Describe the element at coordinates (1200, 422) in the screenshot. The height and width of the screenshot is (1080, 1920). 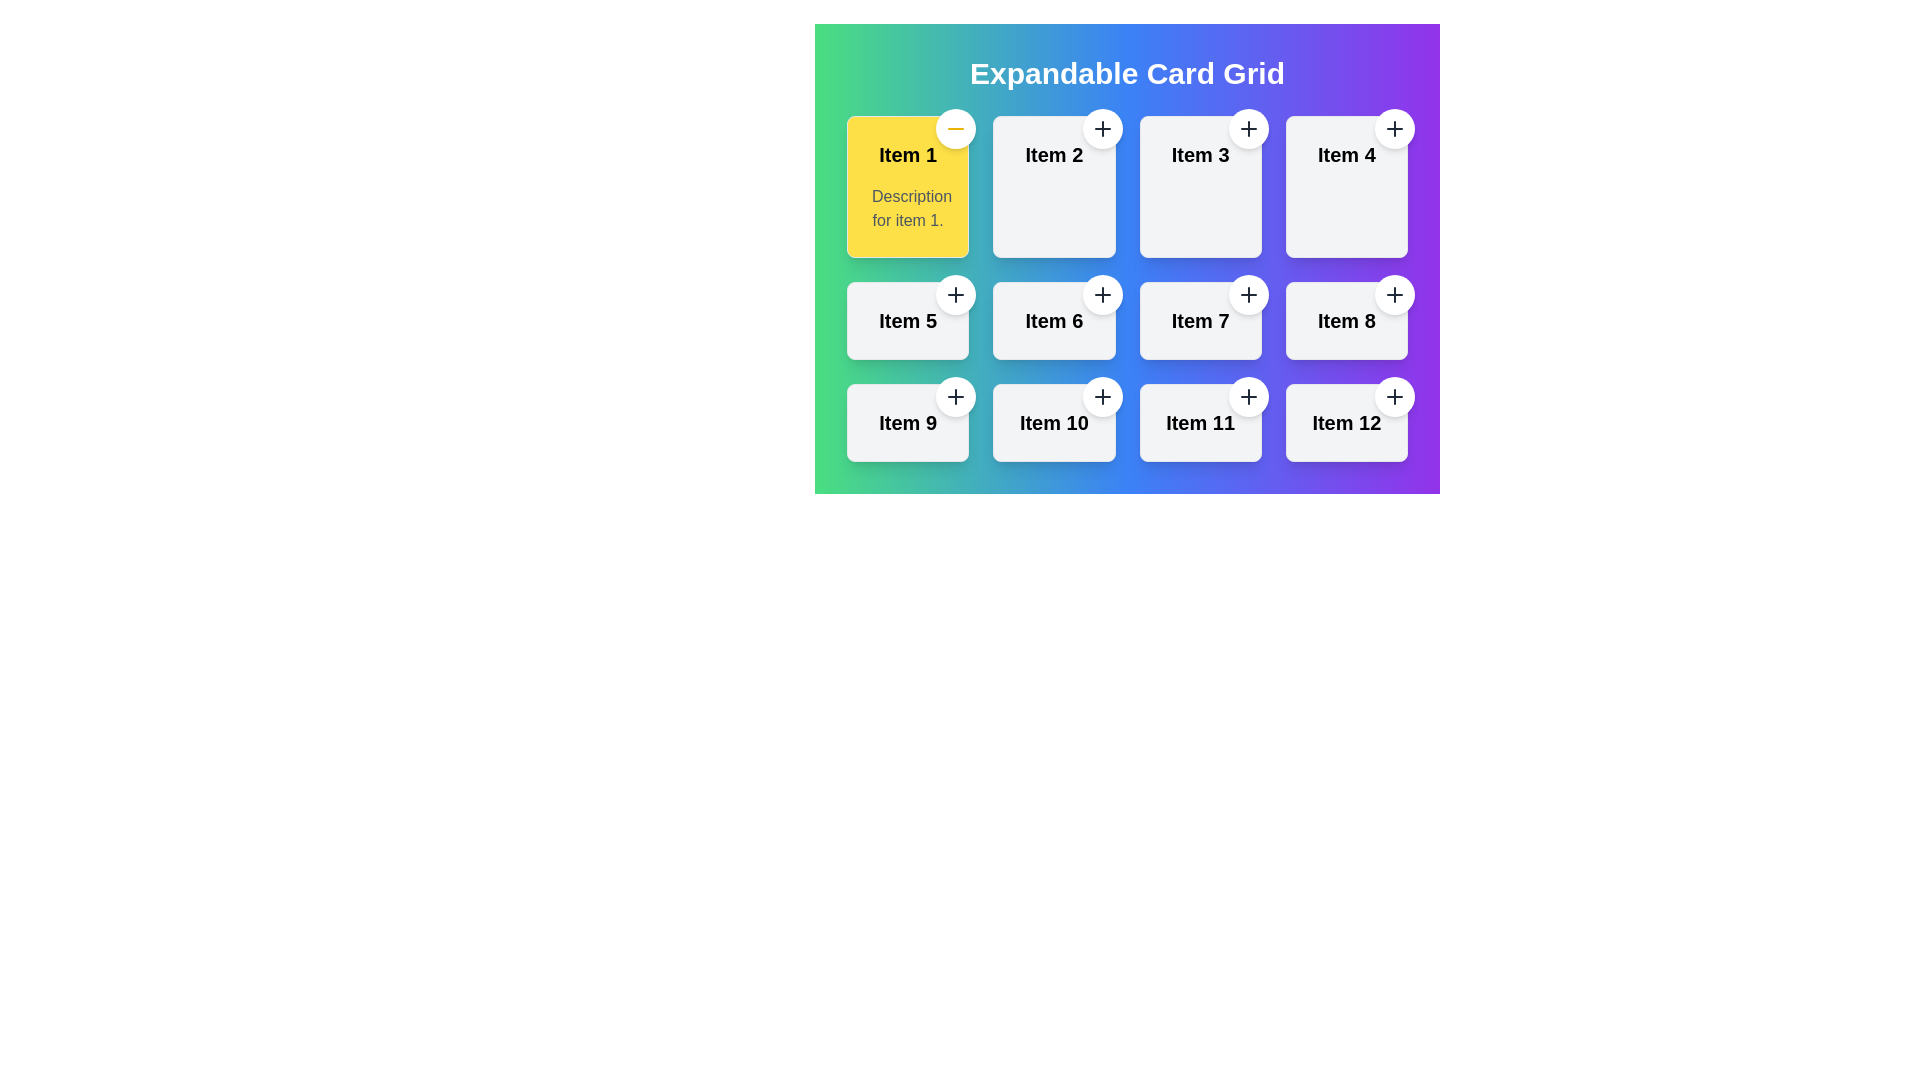
I see `the card component representing 'Item 11'` at that location.